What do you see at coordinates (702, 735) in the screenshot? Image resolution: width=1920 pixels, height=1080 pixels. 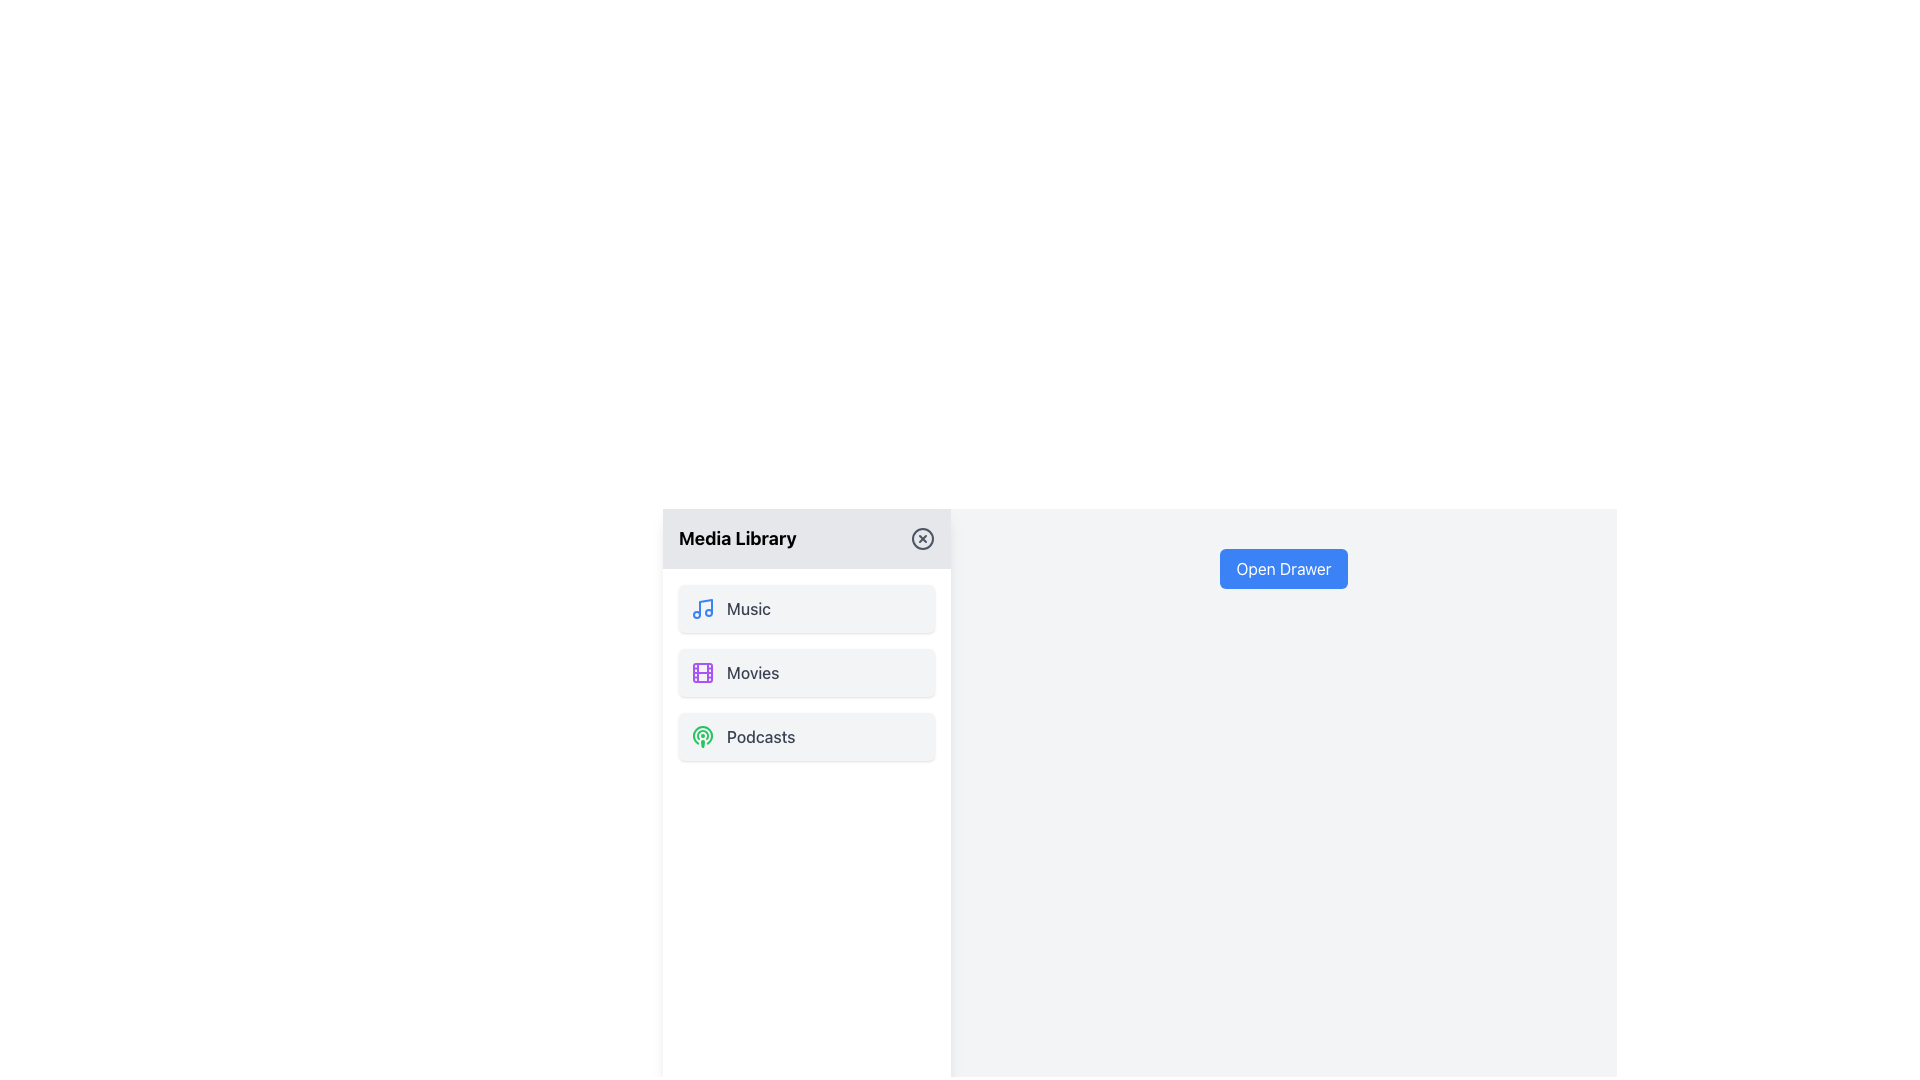 I see `the outermost ring of the circular podcast icon in the Media Library list, which is primarily green and located at the third entry` at bounding box center [702, 735].